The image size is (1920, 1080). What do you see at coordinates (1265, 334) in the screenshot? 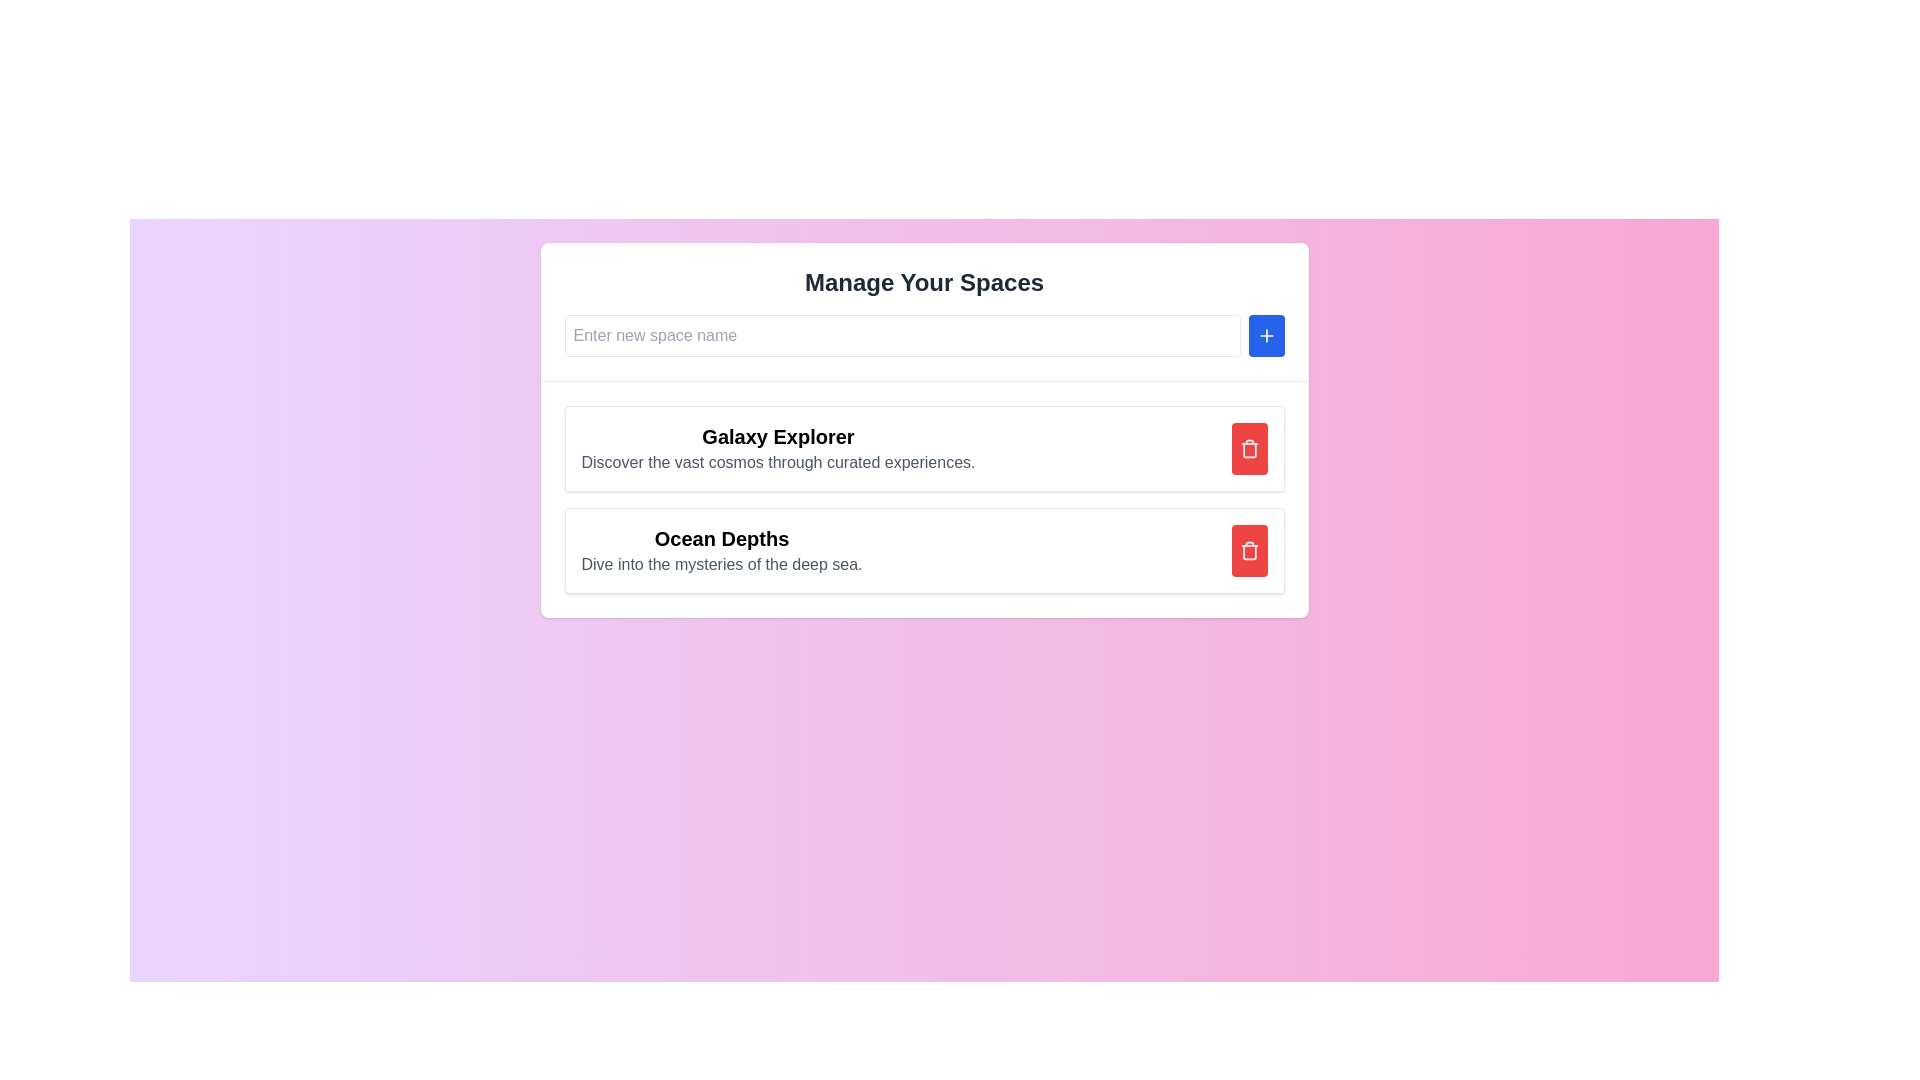
I see `the button with a plus icon located in the top-right of the layout` at bounding box center [1265, 334].